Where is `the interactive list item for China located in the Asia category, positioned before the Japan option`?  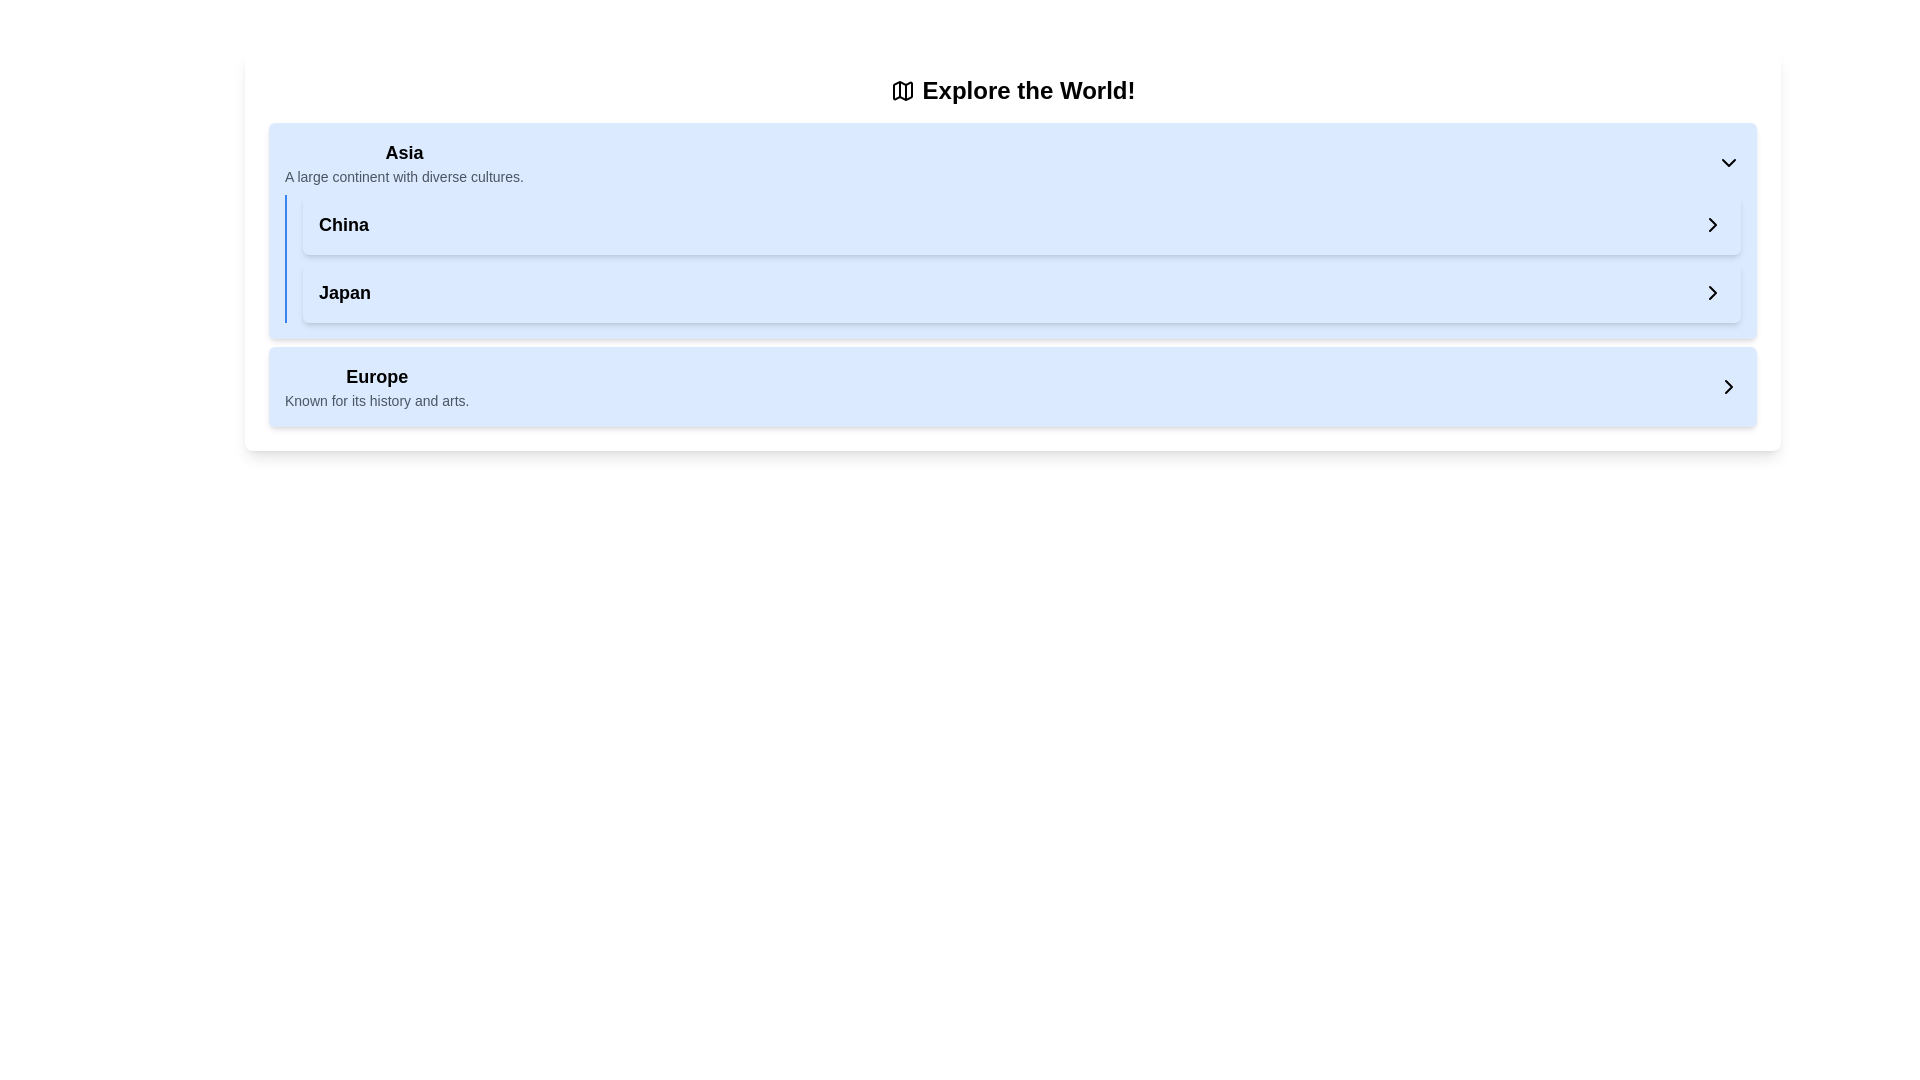 the interactive list item for China located in the Asia category, positioned before the Japan option is located at coordinates (1022, 224).